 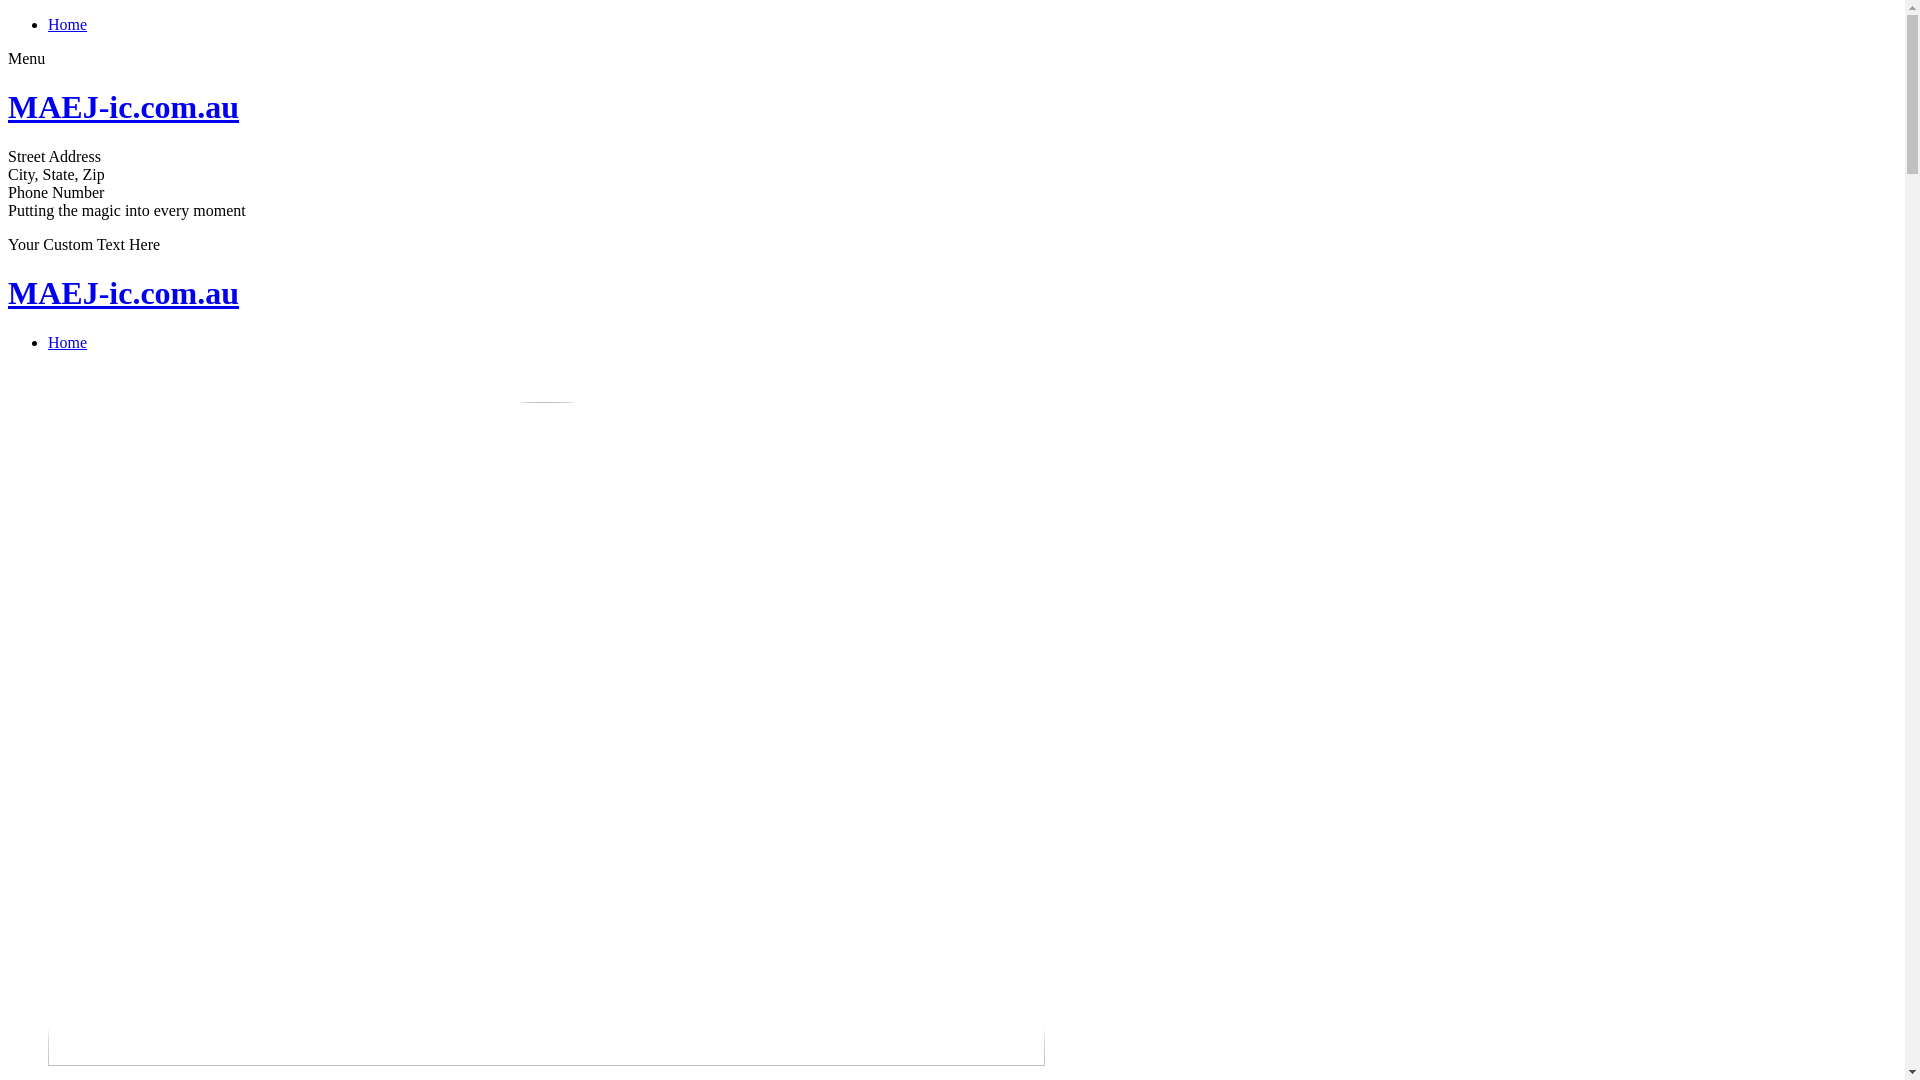 What do you see at coordinates (26, 57) in the screenshot?
I see `'Menu'` at bounding box center [26, 57].